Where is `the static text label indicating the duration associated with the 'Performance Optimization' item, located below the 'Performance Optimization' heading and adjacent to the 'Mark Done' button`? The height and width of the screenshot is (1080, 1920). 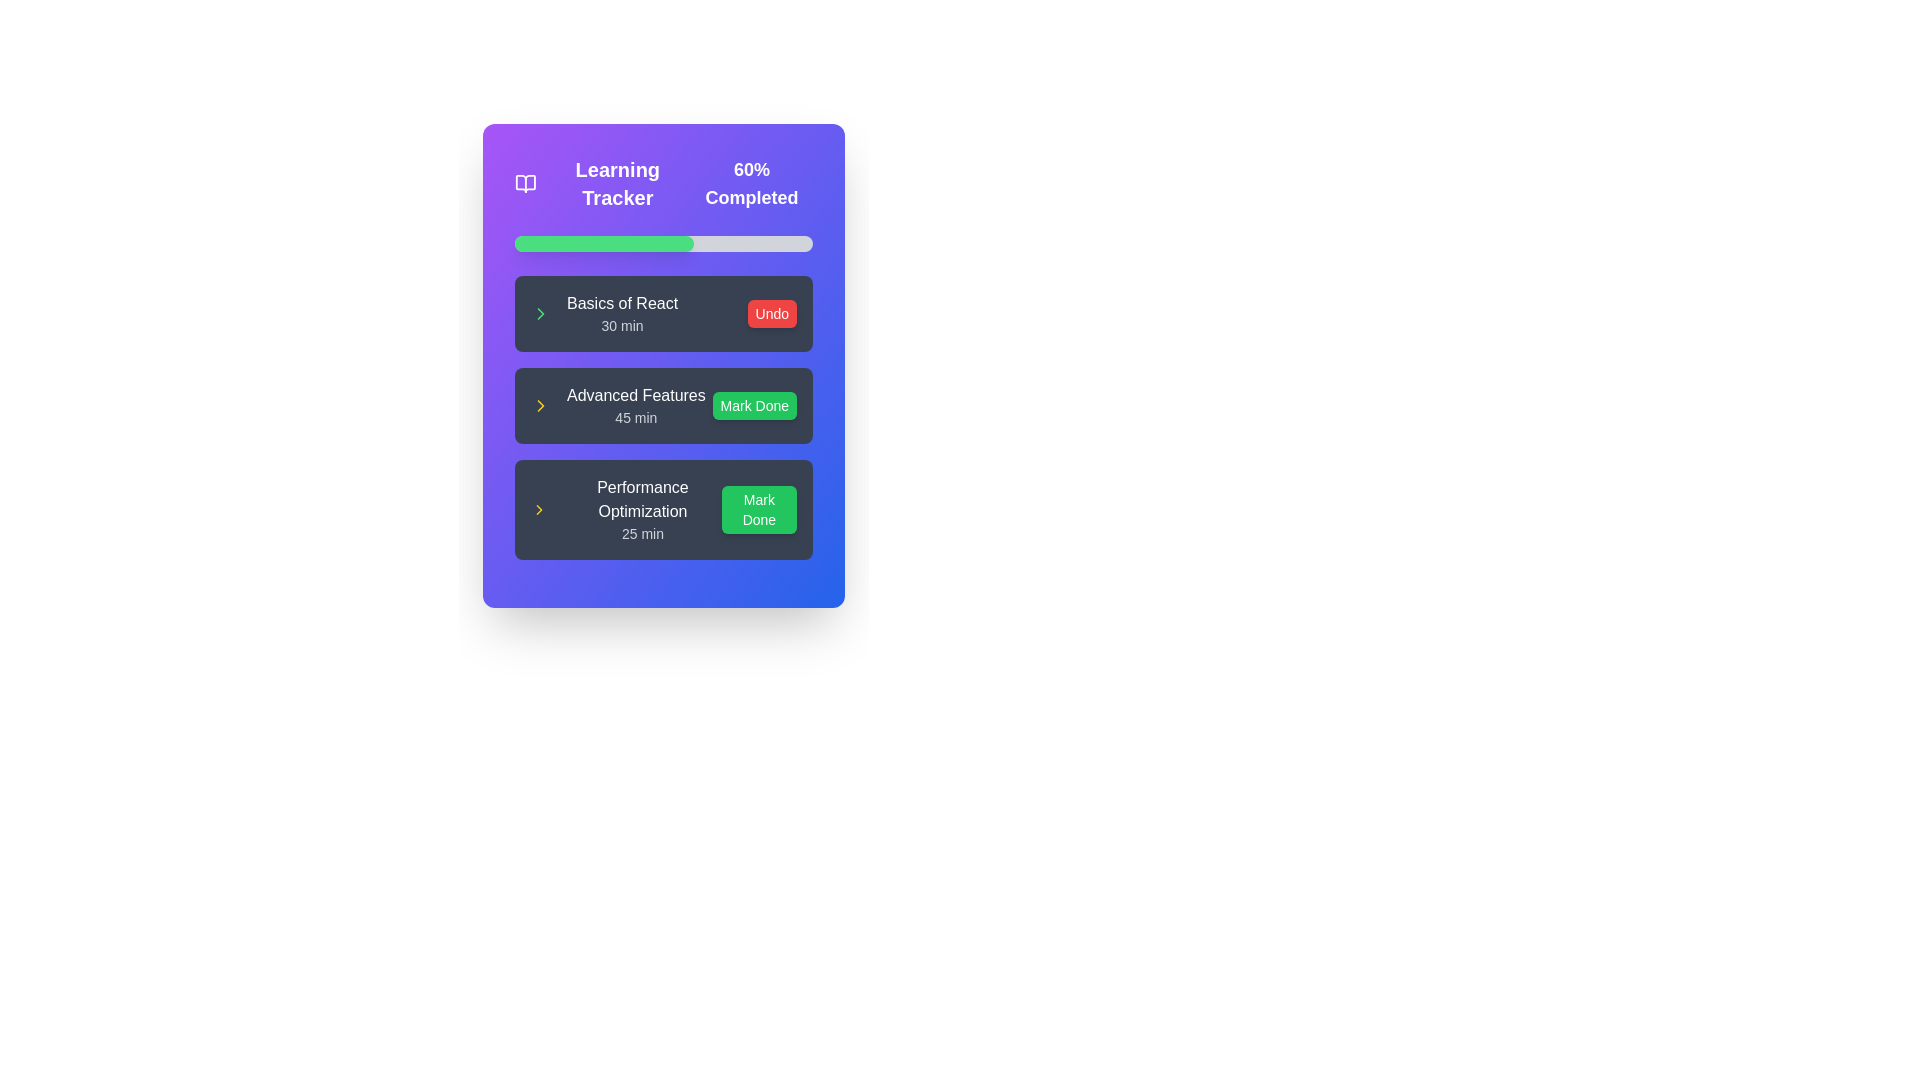
the static text label indicating the duration associated with the 'Performance Optimization' item, located below the 'Performance Optimization' heading and adjacent to the 'Mark Done' button is located at coordinates (643, 532).